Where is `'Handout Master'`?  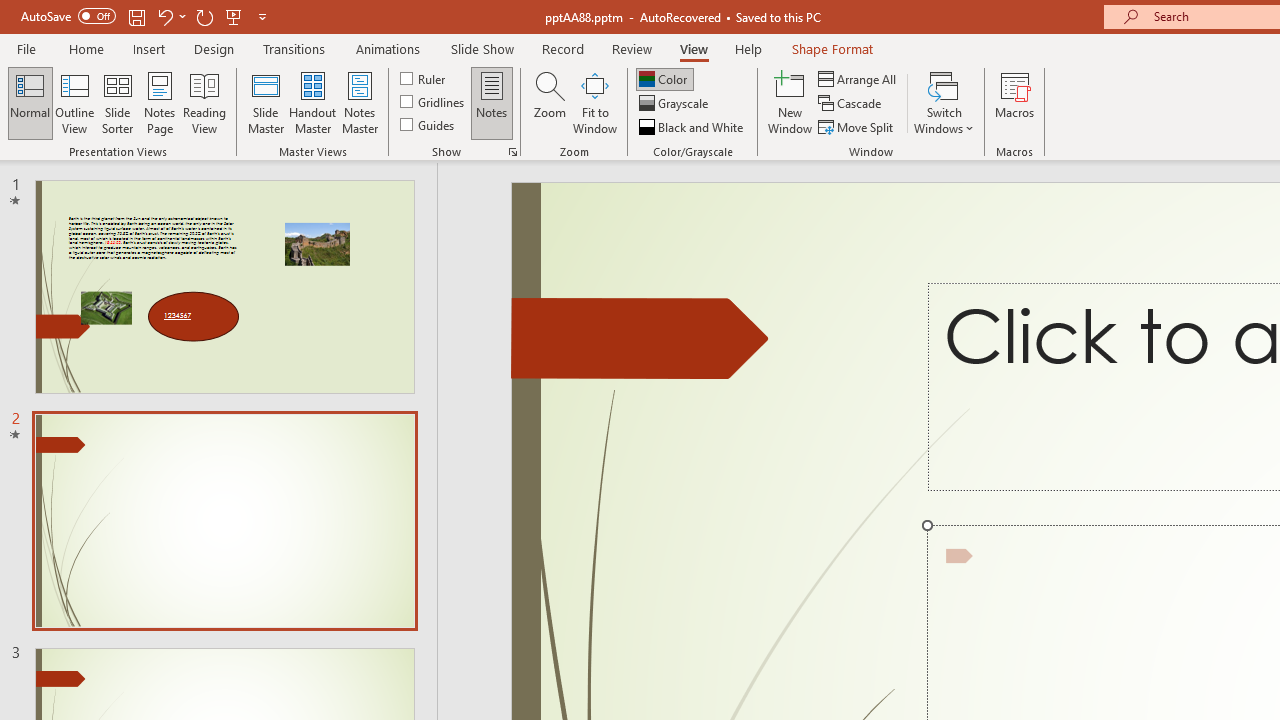 'Handout Master' is located at coordinates (311, 103).